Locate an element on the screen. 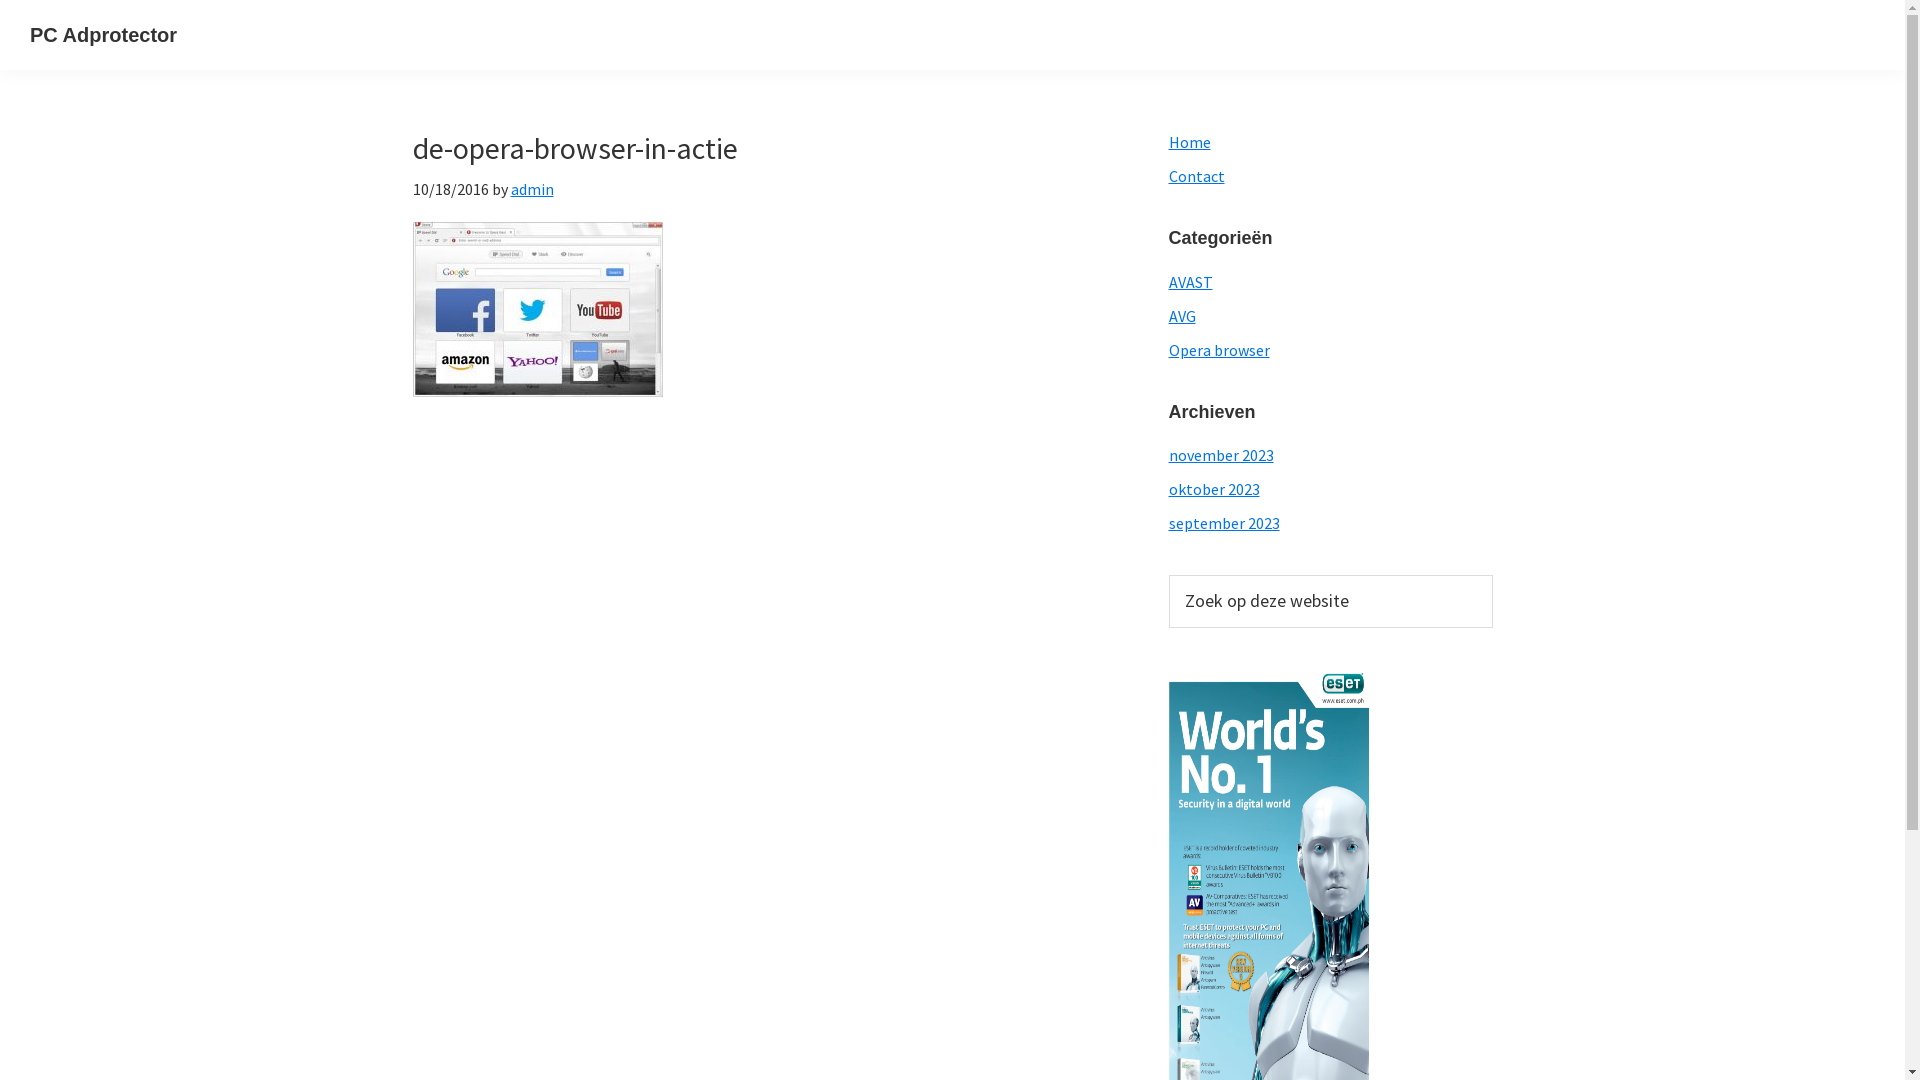 The image size is (1920, 1080). 'Home' is located at coordinates (1189, 141).